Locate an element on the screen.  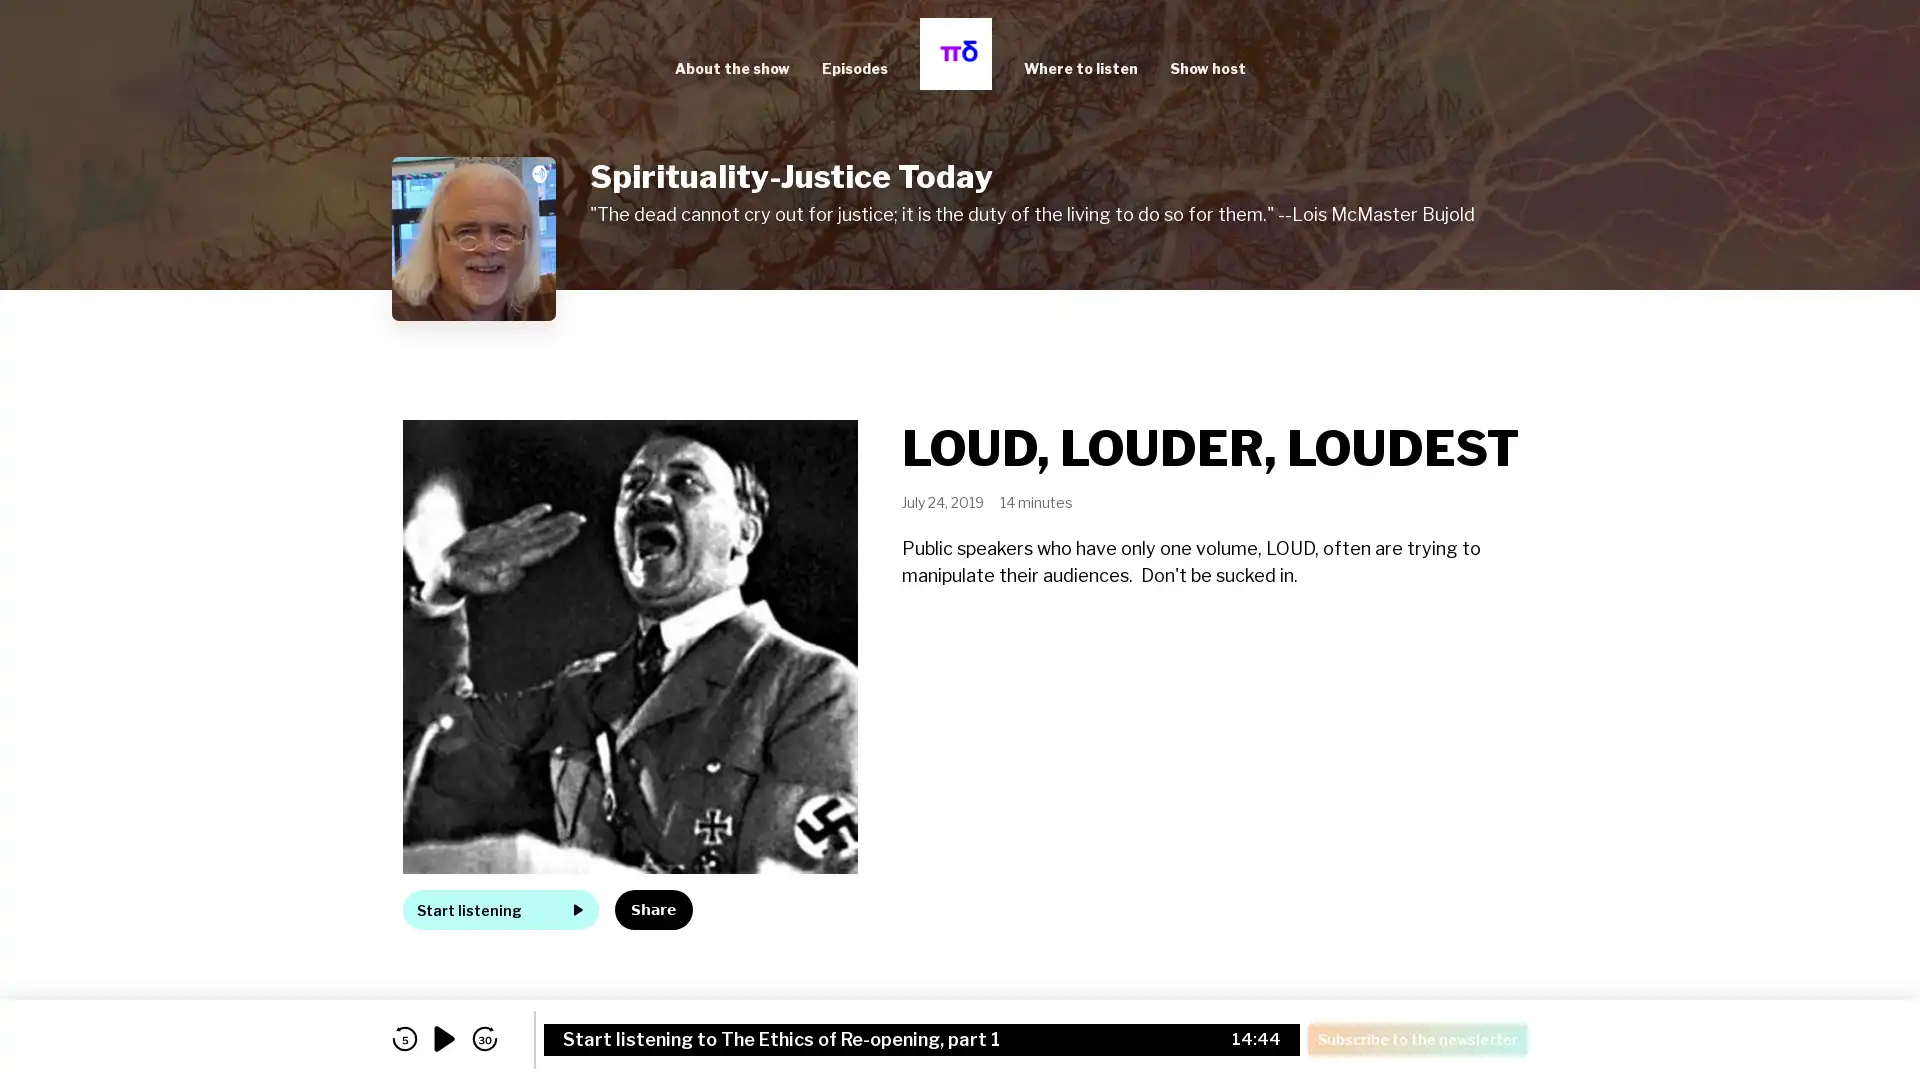
Share is located at coordinates (653, 910).